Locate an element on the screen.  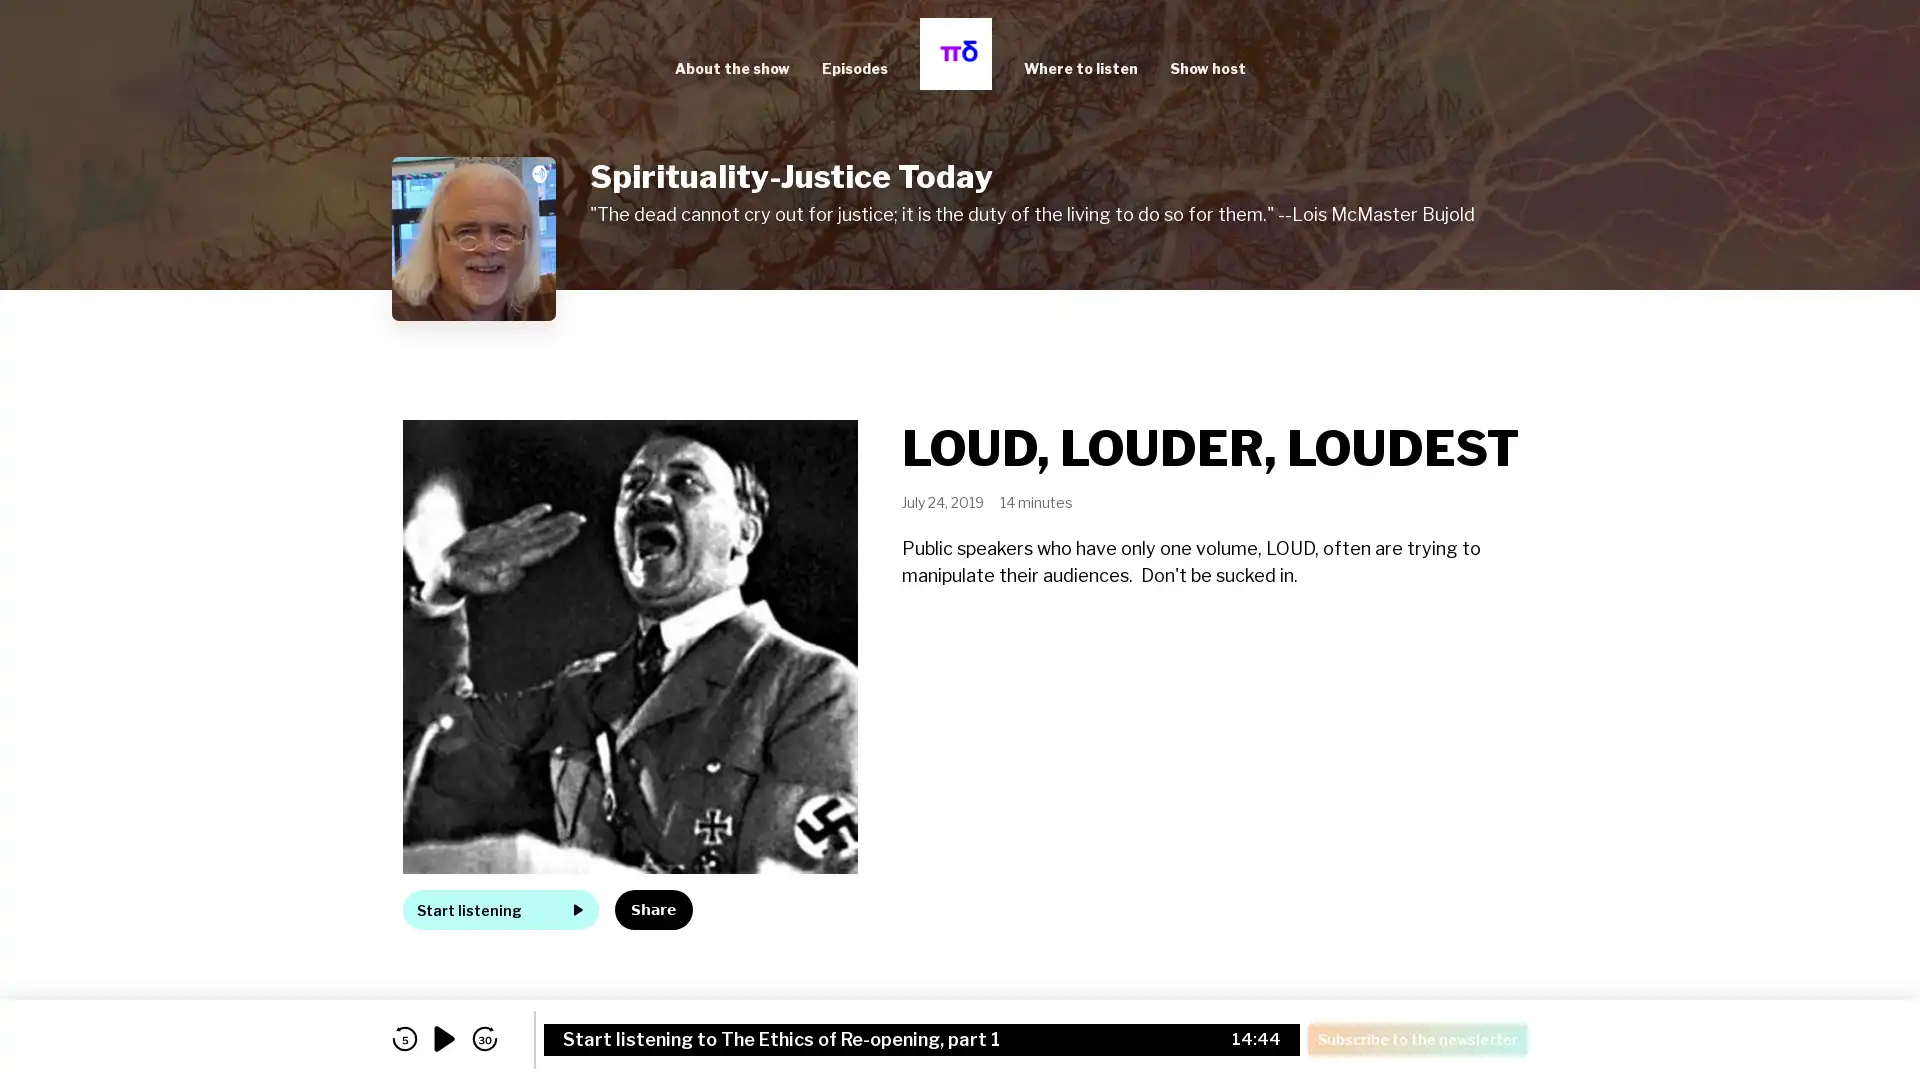
Share is located at coordinates (653, 910).